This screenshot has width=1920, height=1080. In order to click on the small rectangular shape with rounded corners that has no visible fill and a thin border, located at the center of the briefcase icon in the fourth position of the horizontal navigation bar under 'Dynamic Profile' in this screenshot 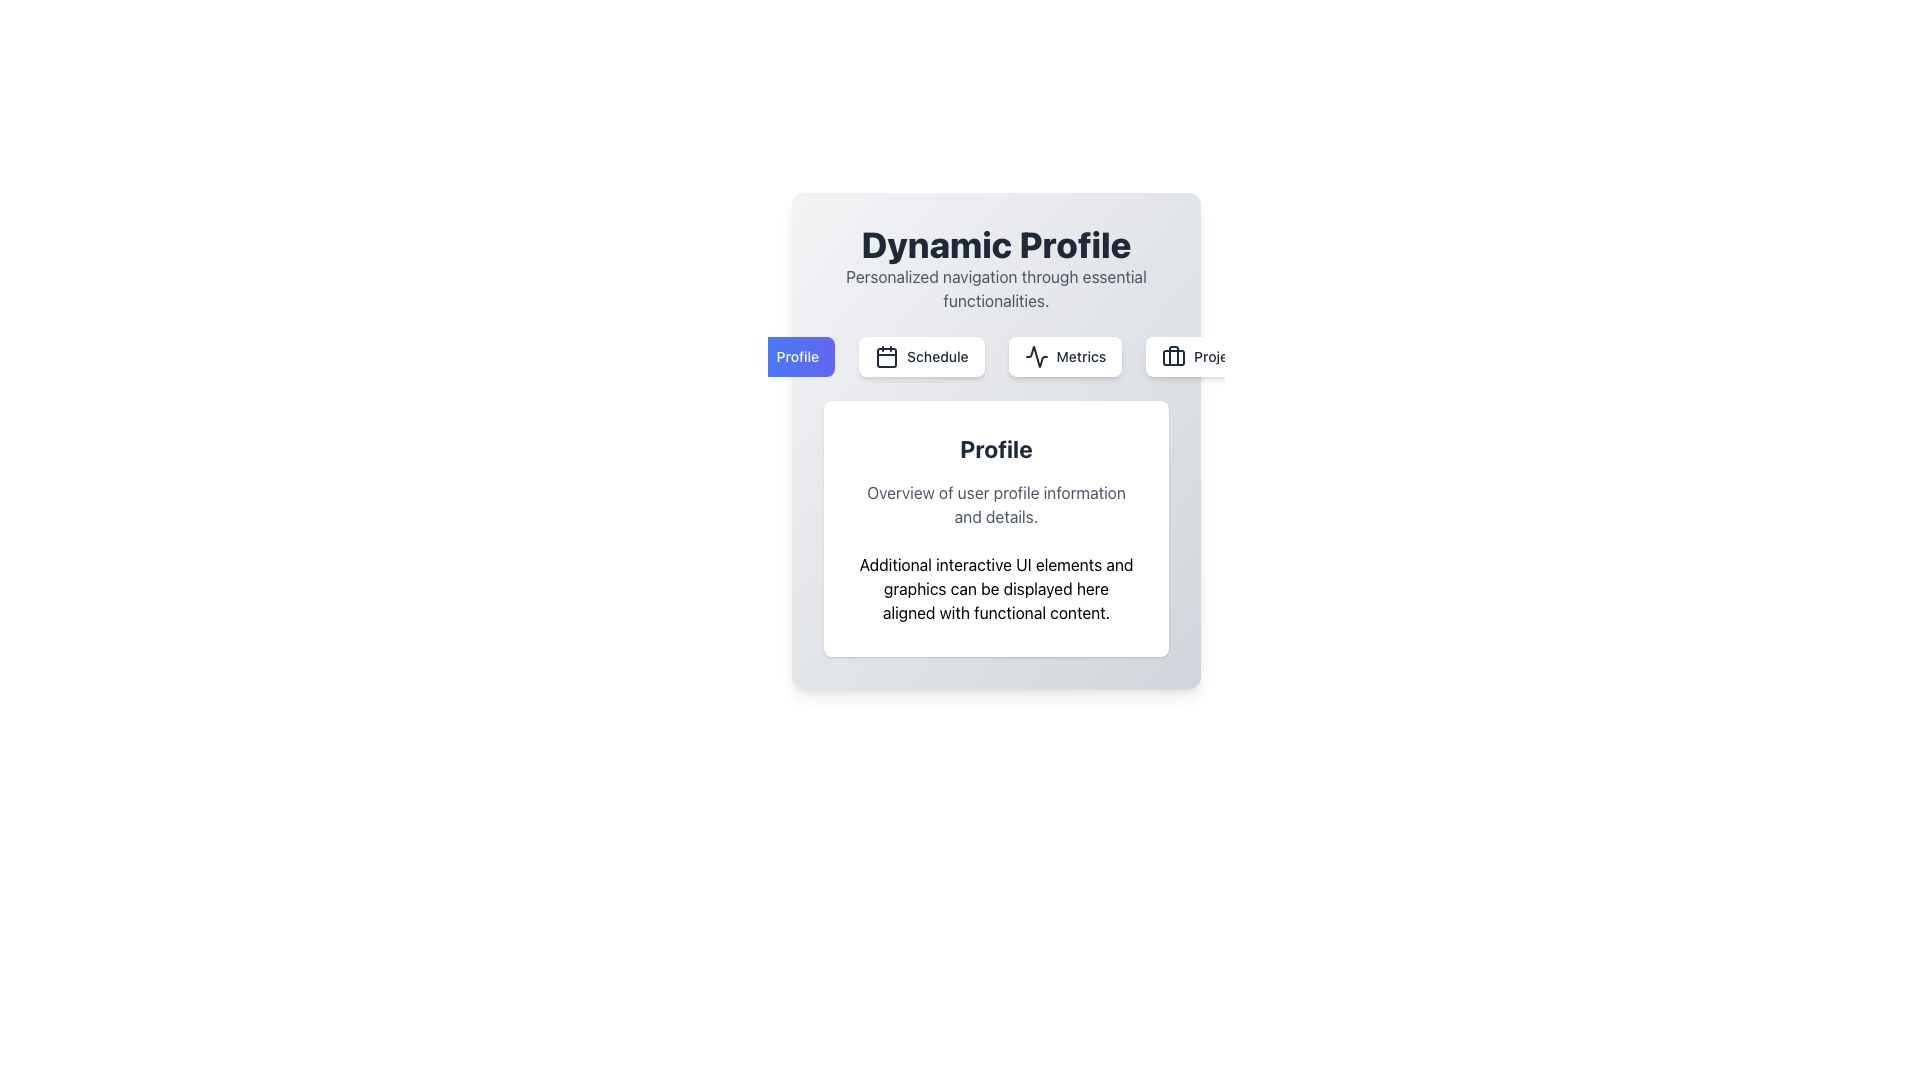, I will do `click(1174, 357)`.